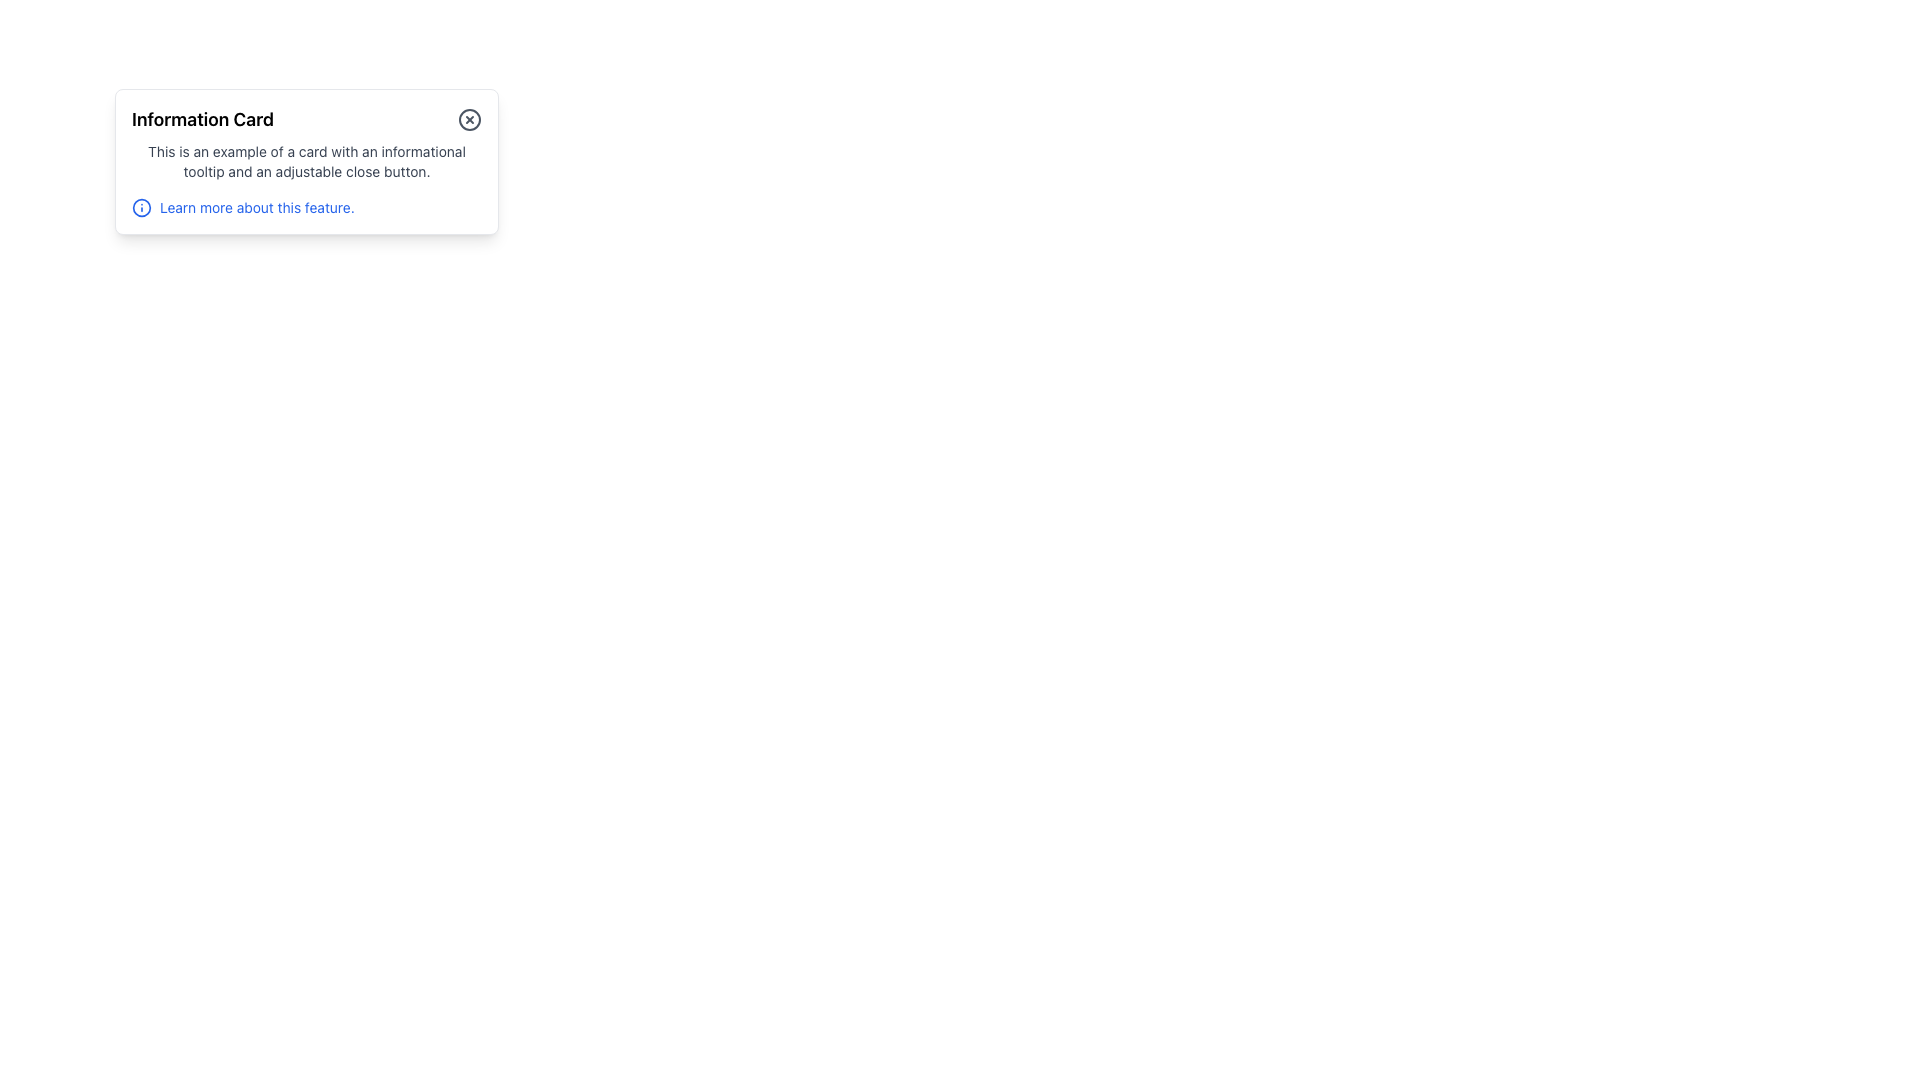 This screenshot has height=1080, width=1920. I want to click on the help icon located to the left of the 'Learn more about this feature' text, which serves as a visual cue for providing additional information, so click(141, 208).